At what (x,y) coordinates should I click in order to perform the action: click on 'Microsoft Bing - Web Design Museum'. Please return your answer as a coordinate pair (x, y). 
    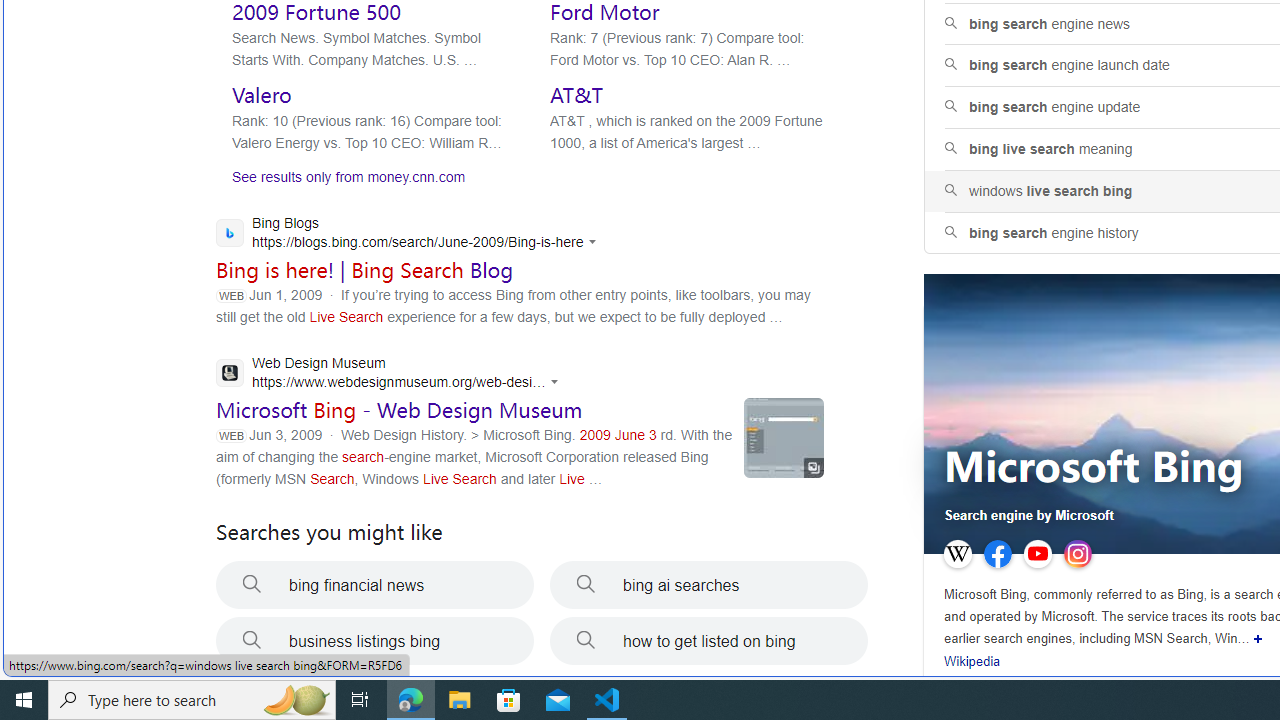
    Looking at the image, I should click on (399, 409).